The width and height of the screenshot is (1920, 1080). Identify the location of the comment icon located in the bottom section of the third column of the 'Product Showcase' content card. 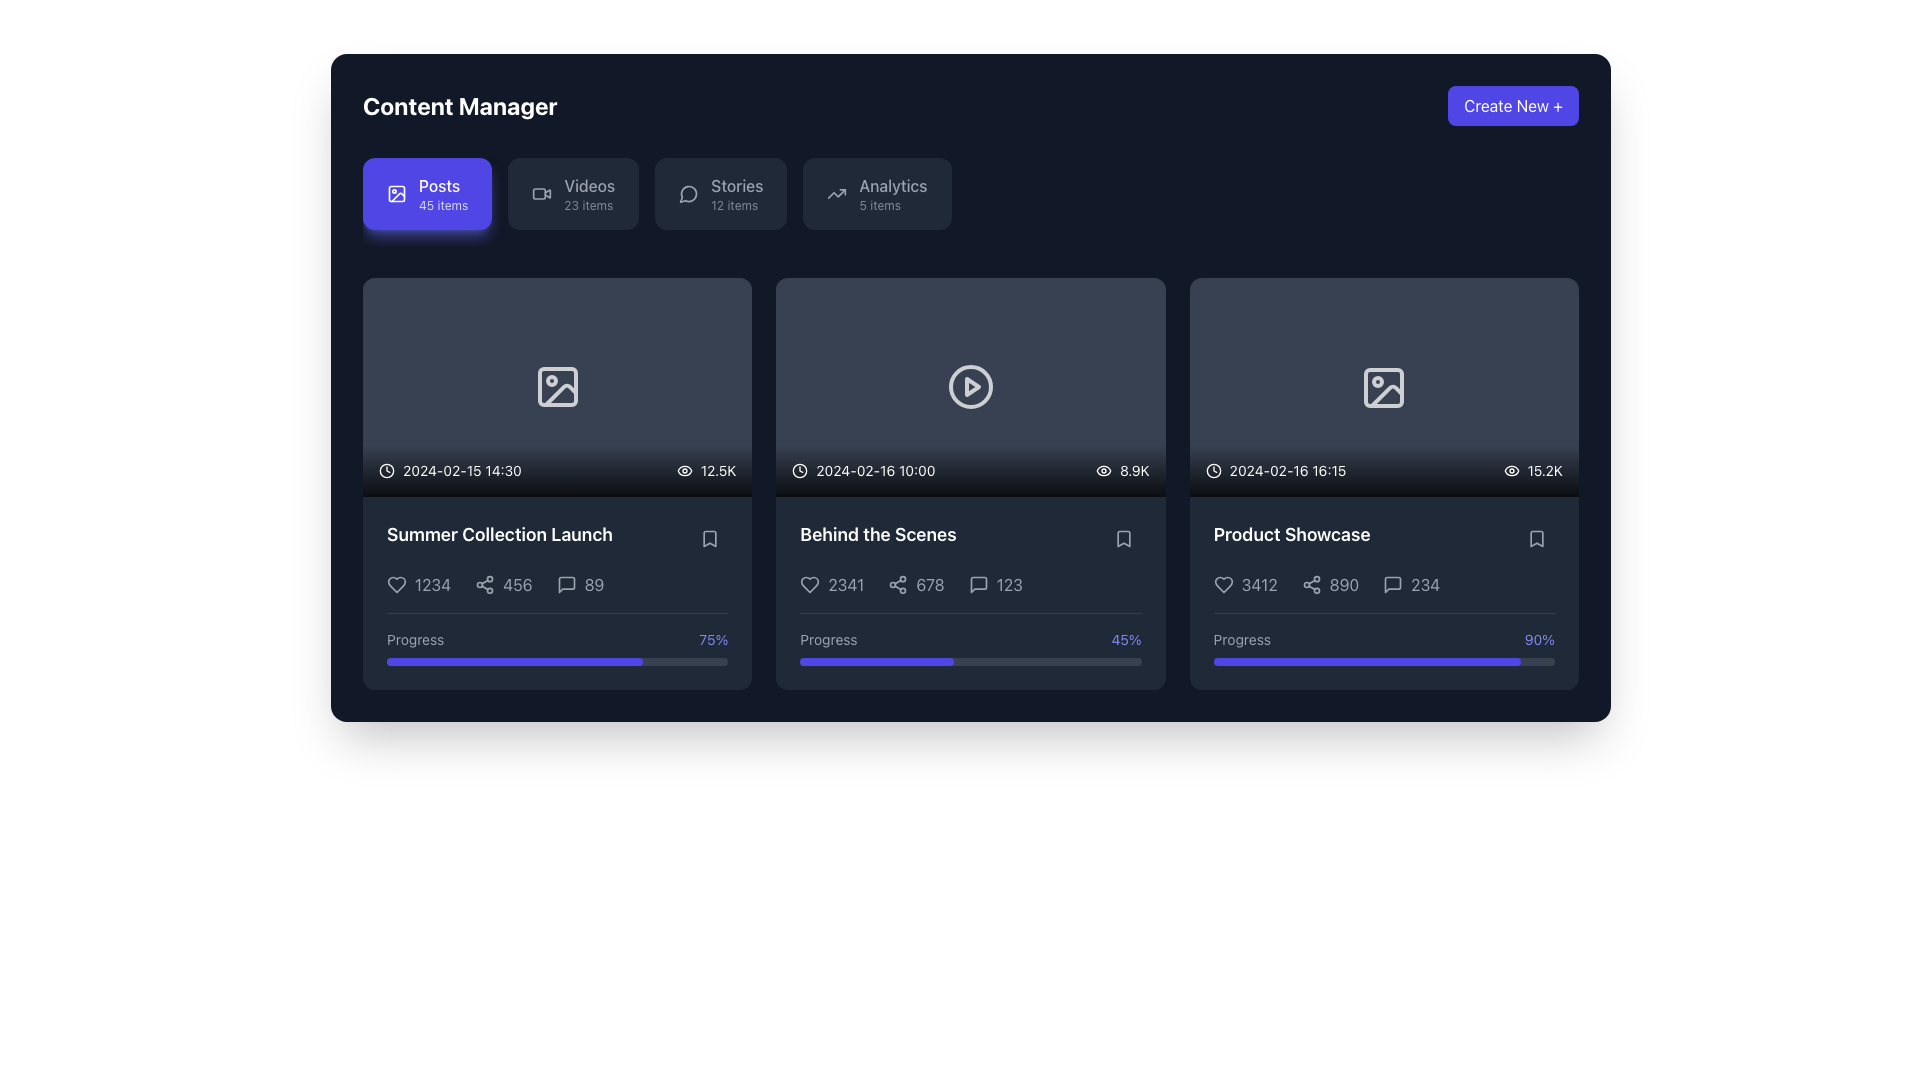
(1392, 585).